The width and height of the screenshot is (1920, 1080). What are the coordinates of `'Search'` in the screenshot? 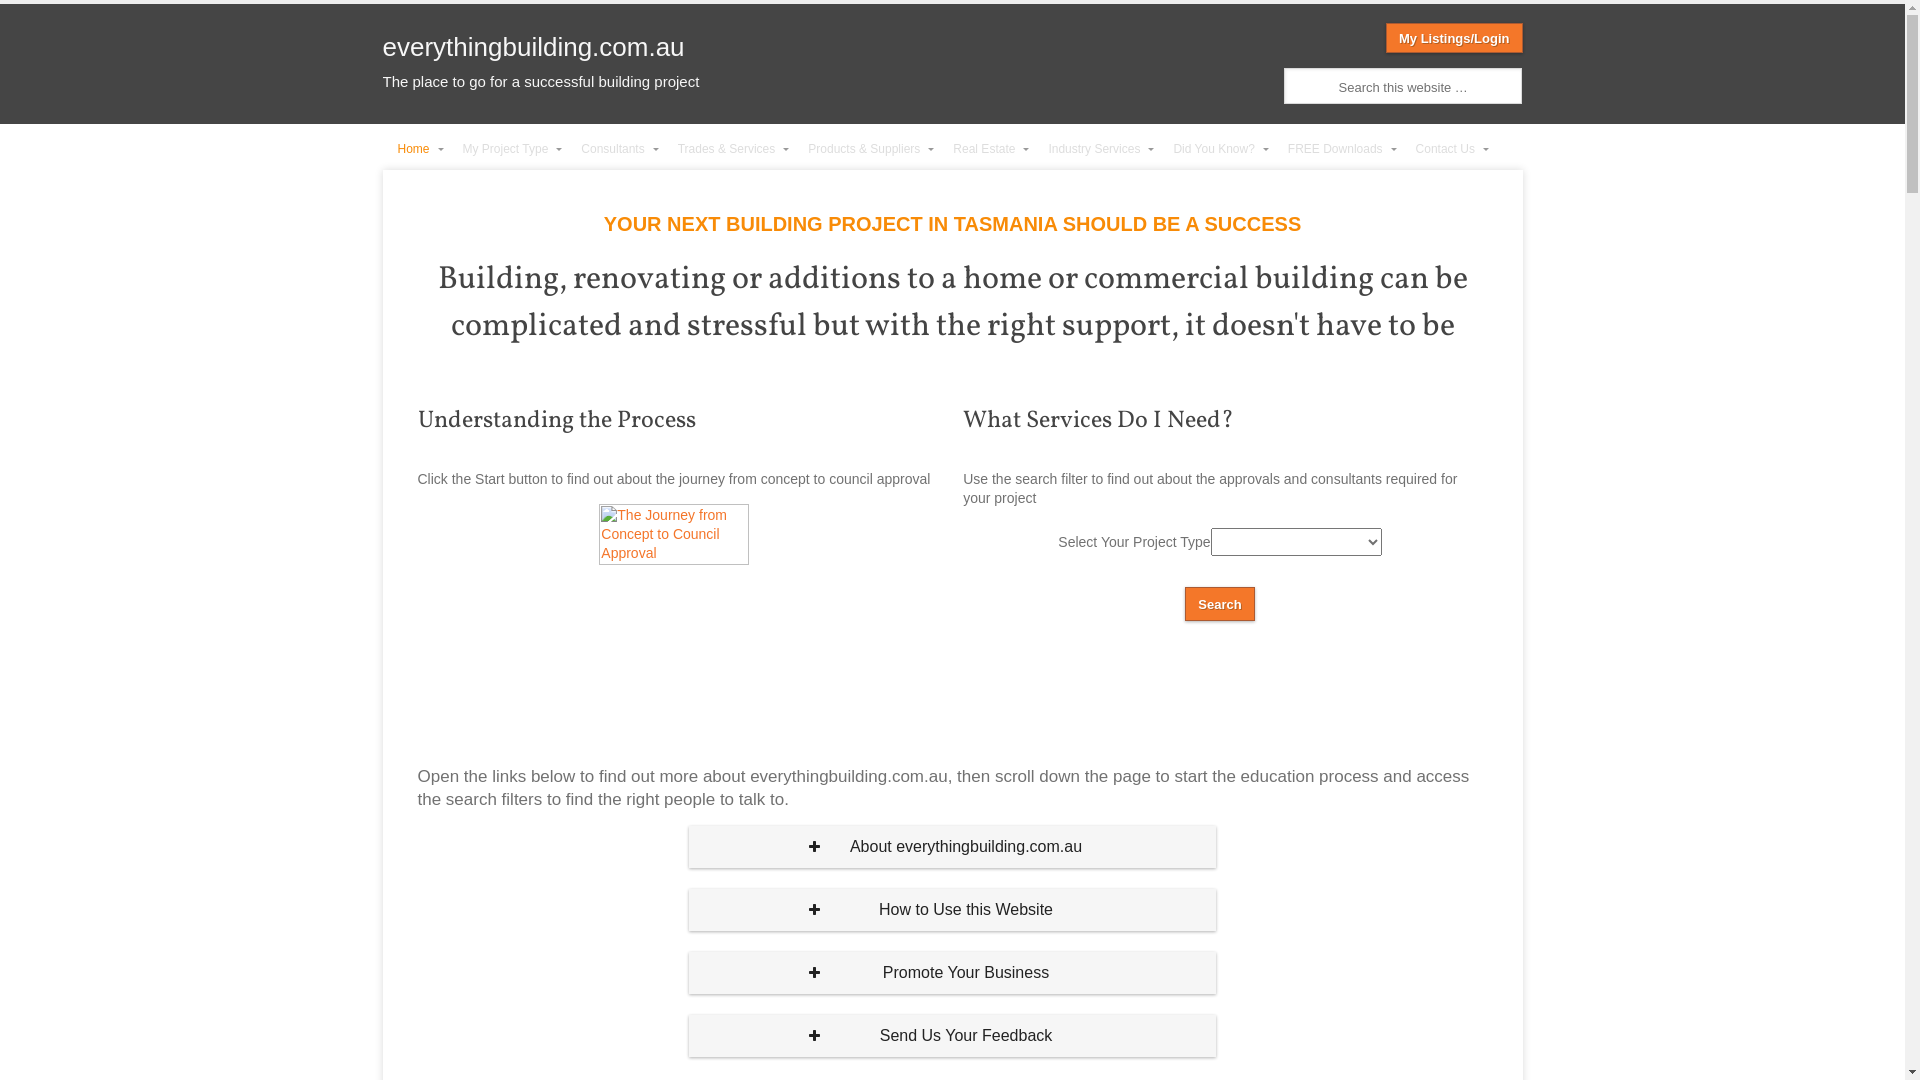 It's located at (1218, 603).